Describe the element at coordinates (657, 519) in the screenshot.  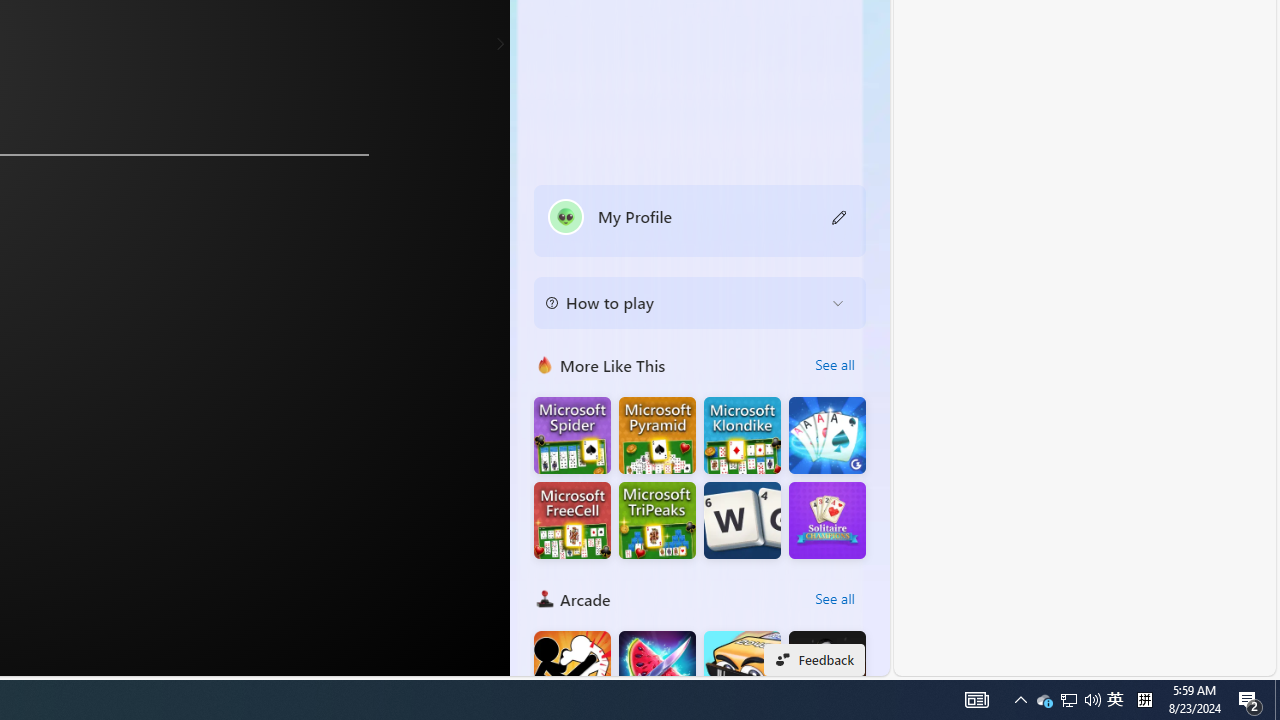
I see `'Microsoft TriPeaks Solitaire'` at that location.